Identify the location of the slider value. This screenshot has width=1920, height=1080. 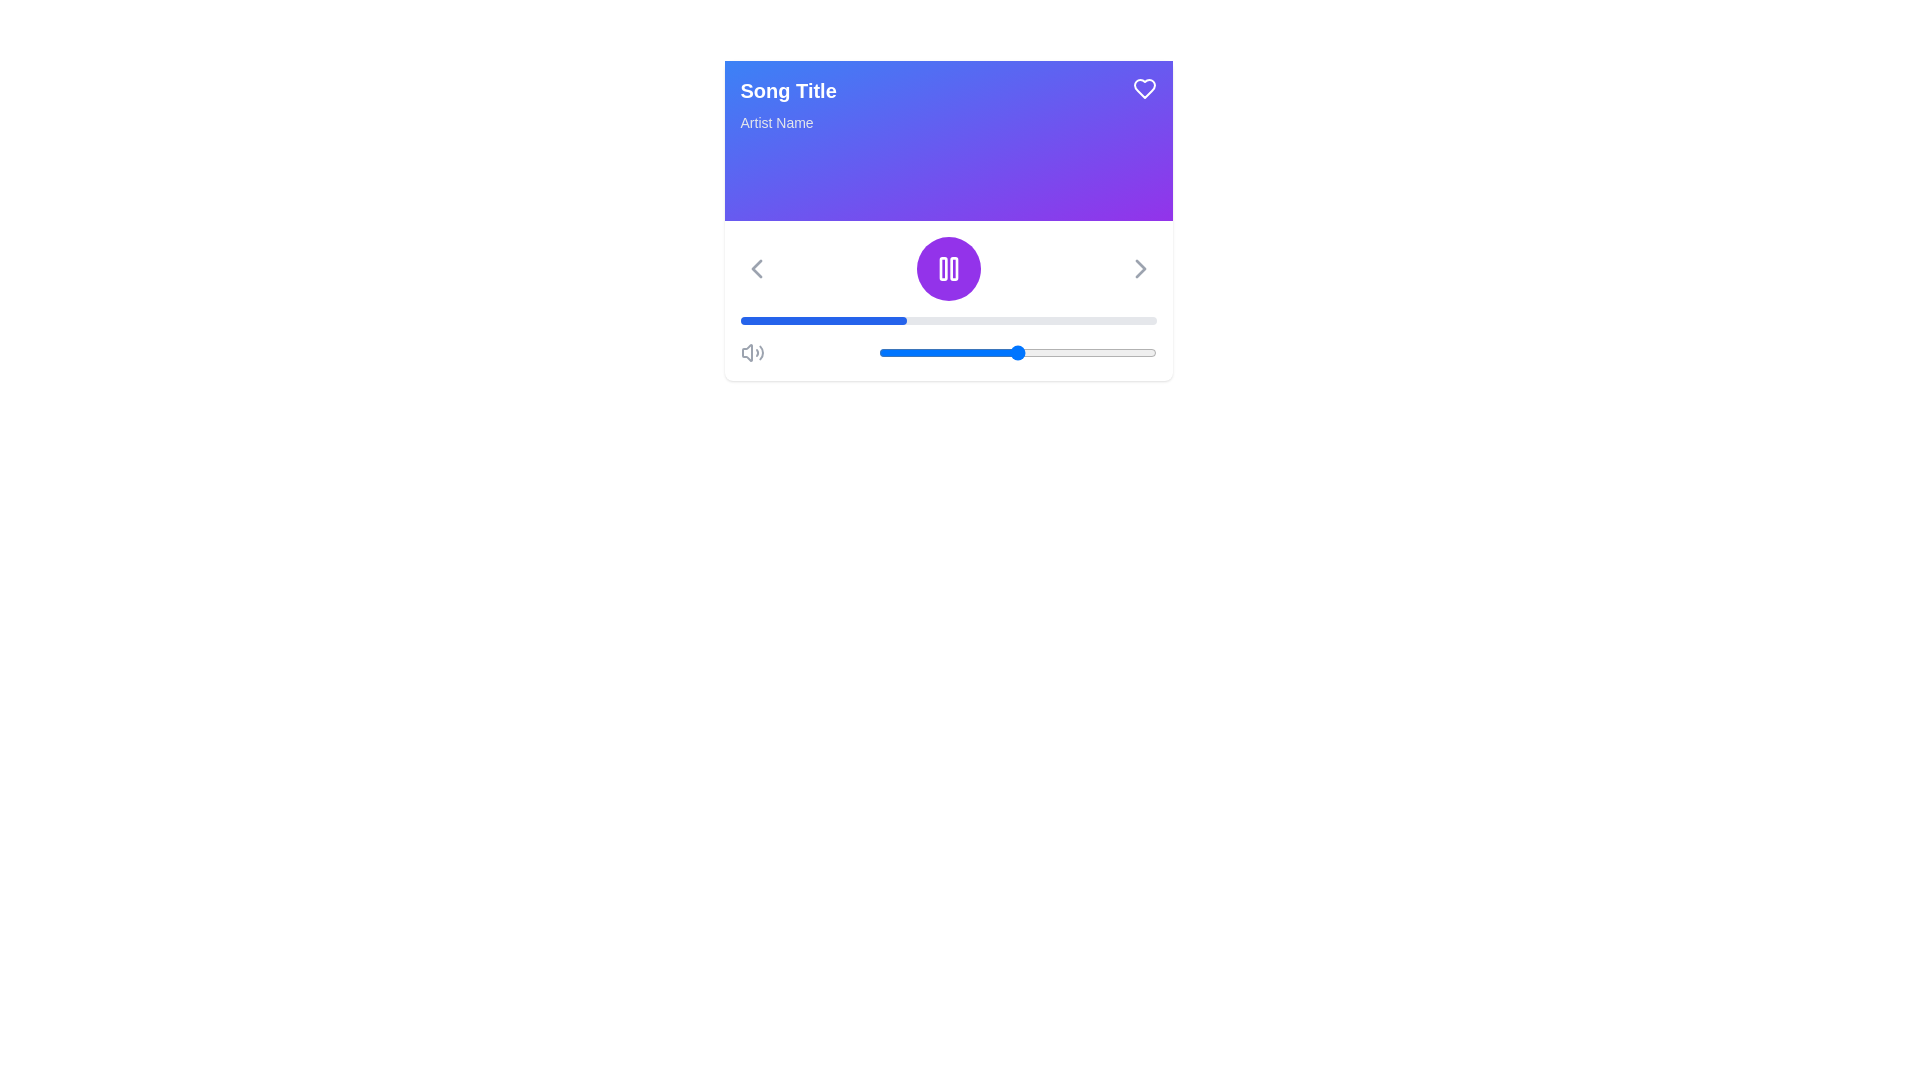
(1091, 352).